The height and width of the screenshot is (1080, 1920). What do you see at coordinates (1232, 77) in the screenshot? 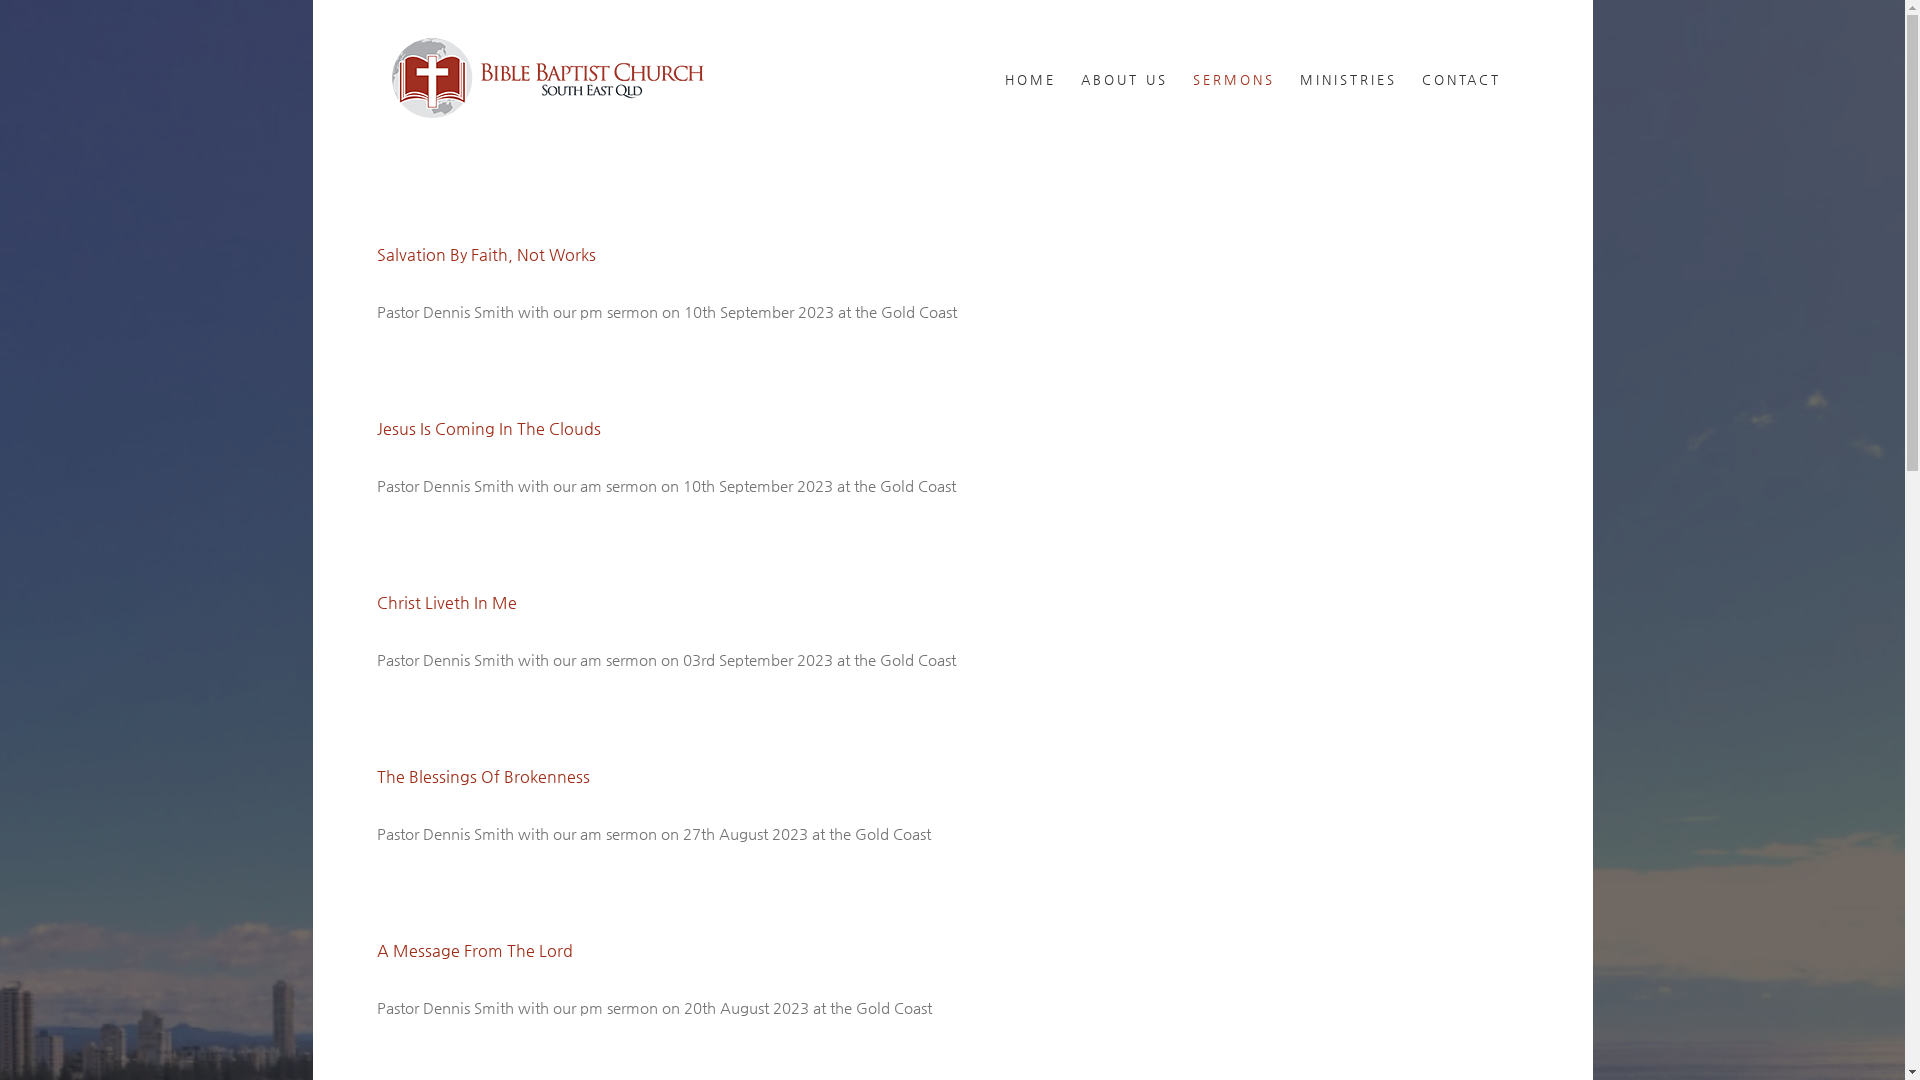
I see `'SERMONS'` at bounding box center [1232, 77].